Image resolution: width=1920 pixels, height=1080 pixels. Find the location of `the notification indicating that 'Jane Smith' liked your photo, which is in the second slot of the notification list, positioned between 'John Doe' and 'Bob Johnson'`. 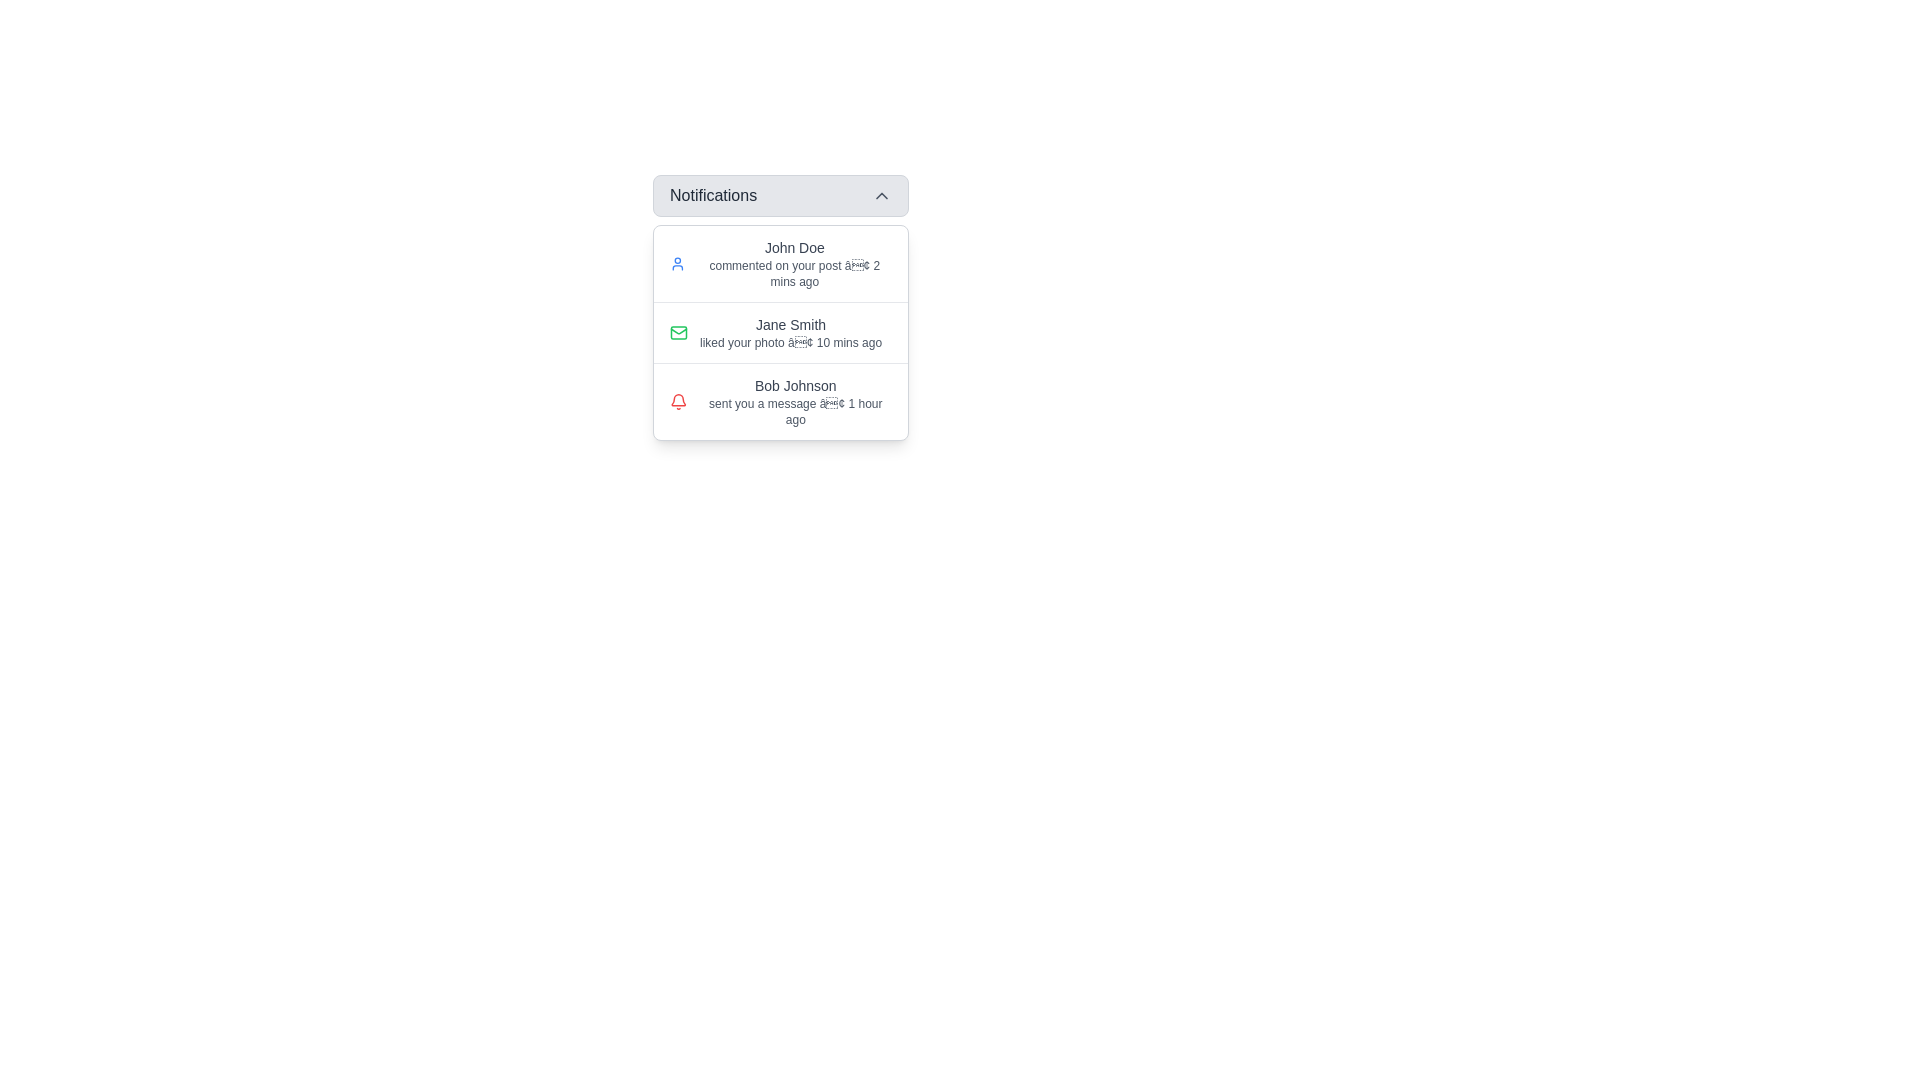

the notification indicating that 'Jane Smith' liked your photo, which is in the second slot of the notification list, positioned between 'John Doe' and 'Bob Johnson' is located at coordinates (790, 331).